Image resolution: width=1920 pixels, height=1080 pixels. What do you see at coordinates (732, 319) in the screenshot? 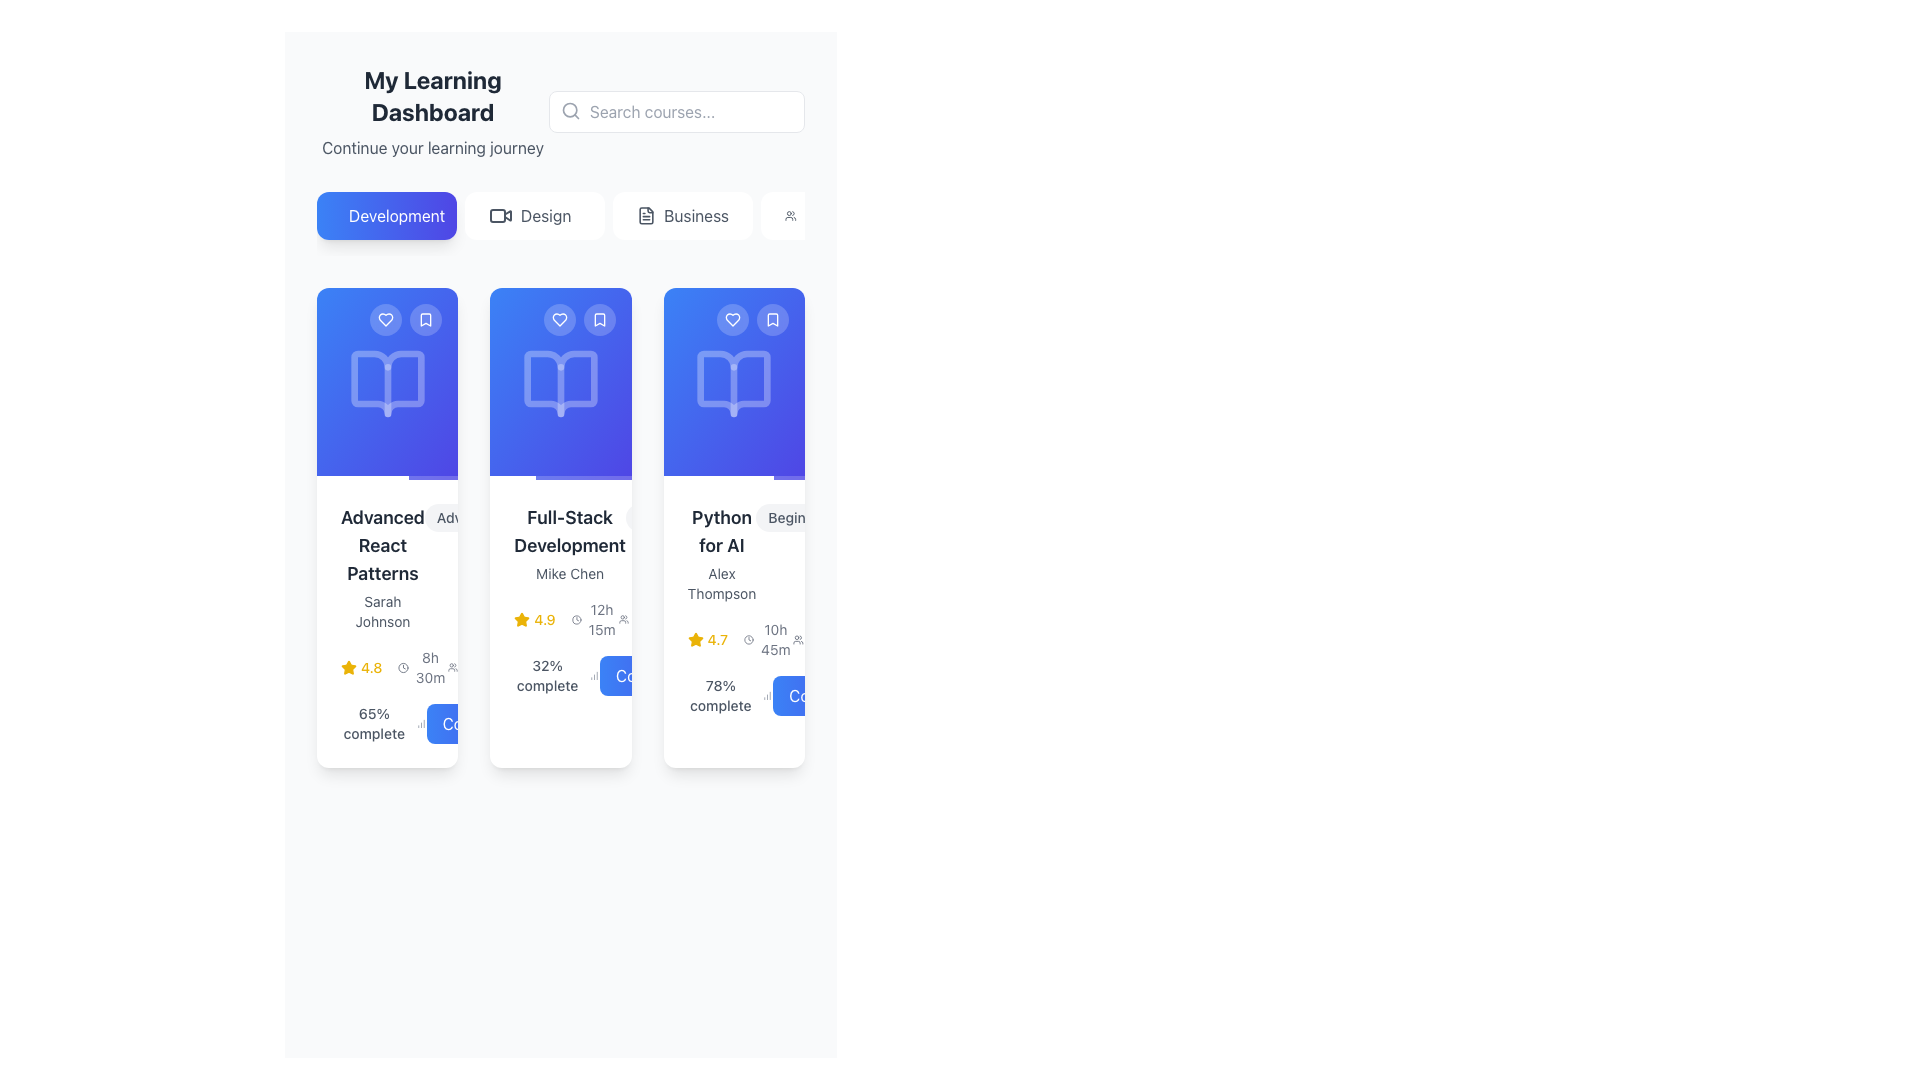
I see `the heart-shaped icon located in the blue header section of the third card to favorite the course` at bounding box center [732, 319].